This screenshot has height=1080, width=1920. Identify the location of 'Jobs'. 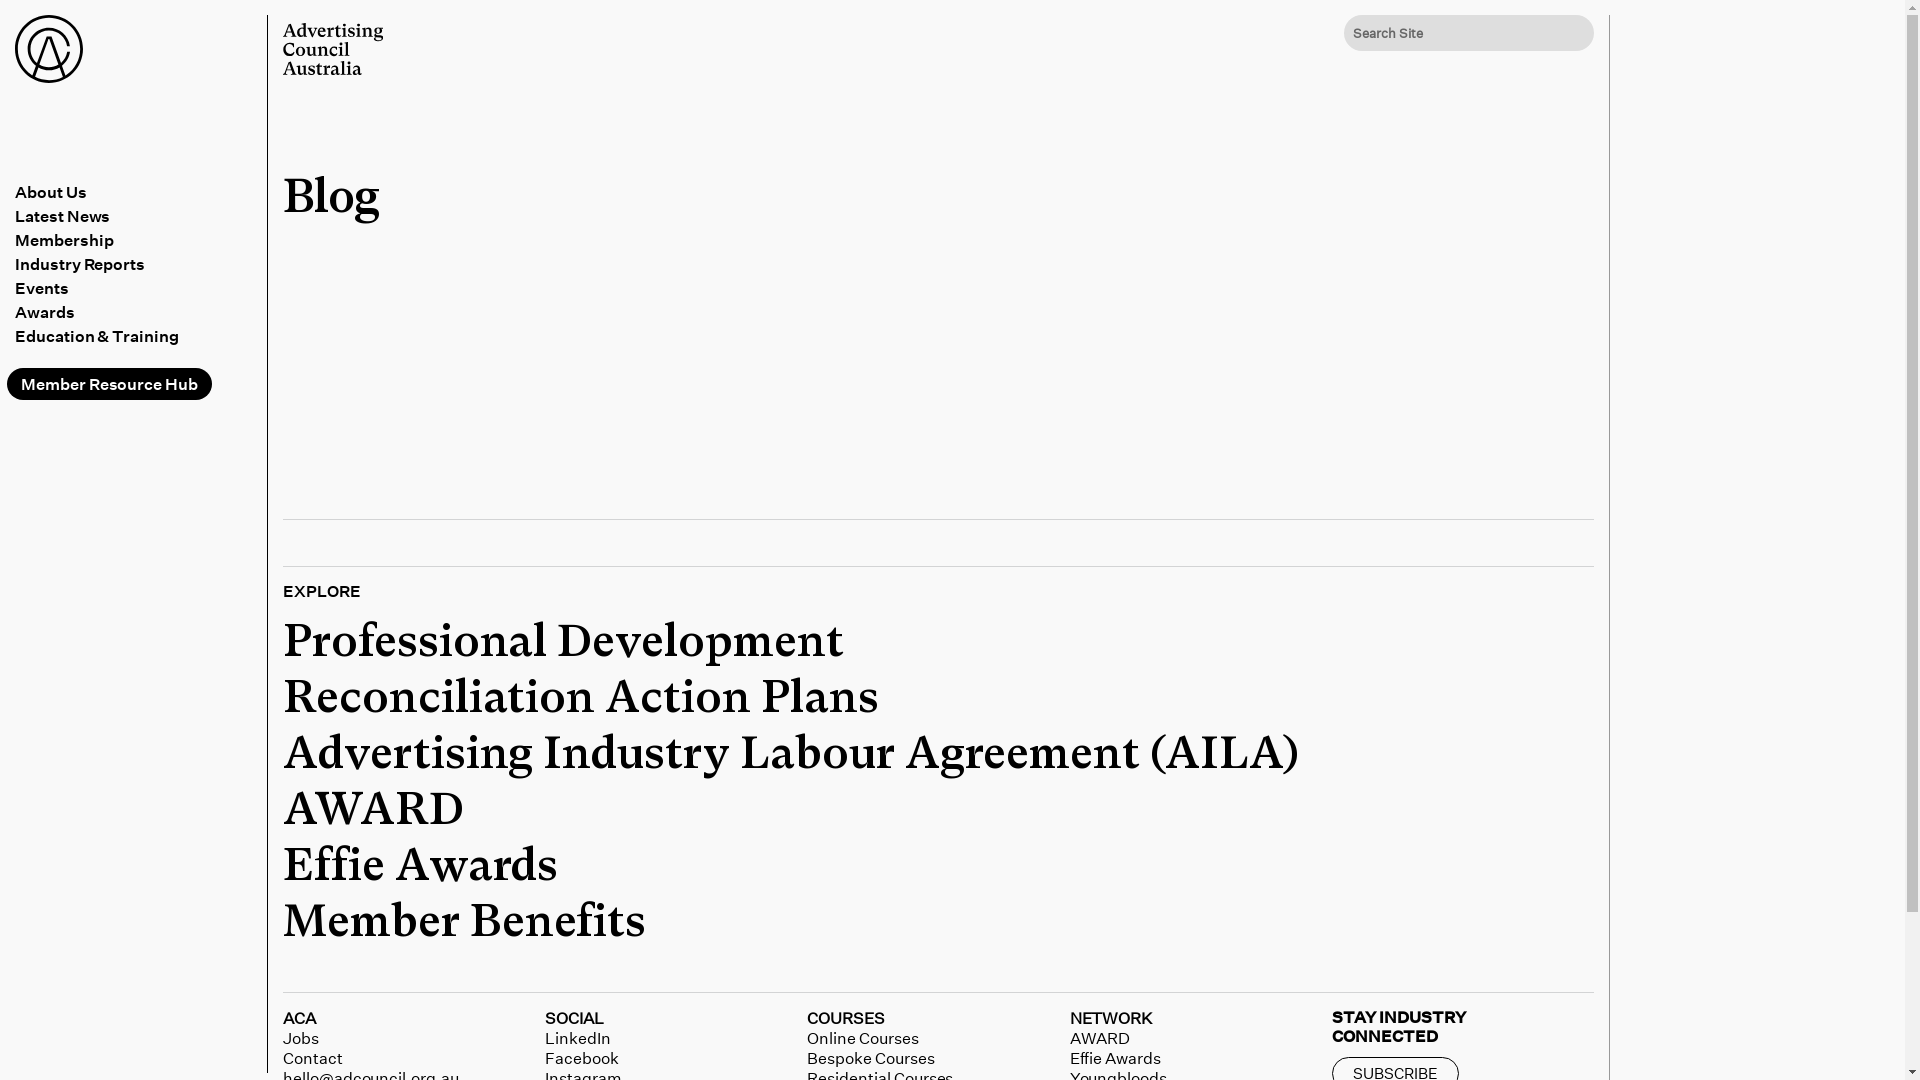
(282, 1036).